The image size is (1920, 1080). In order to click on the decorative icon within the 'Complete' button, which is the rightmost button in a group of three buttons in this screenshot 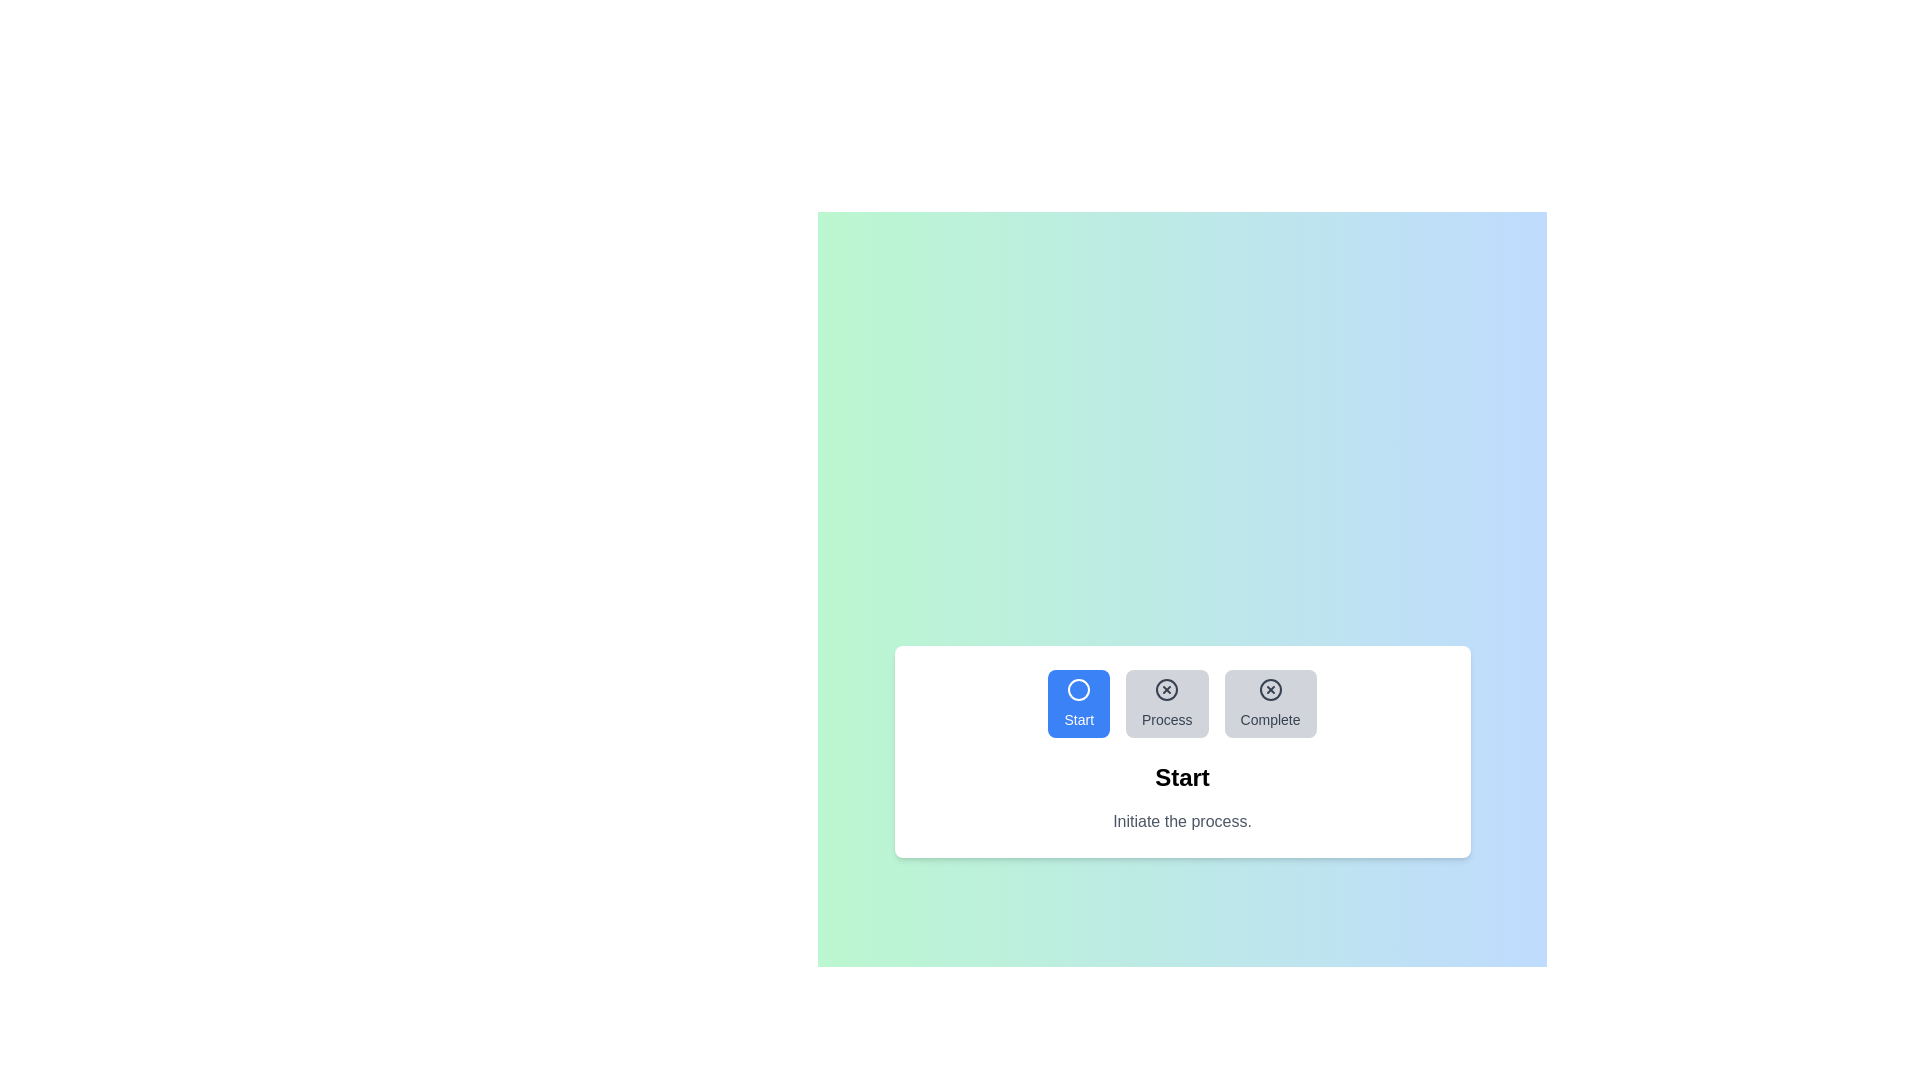, I will do `click(1269, 689)`.